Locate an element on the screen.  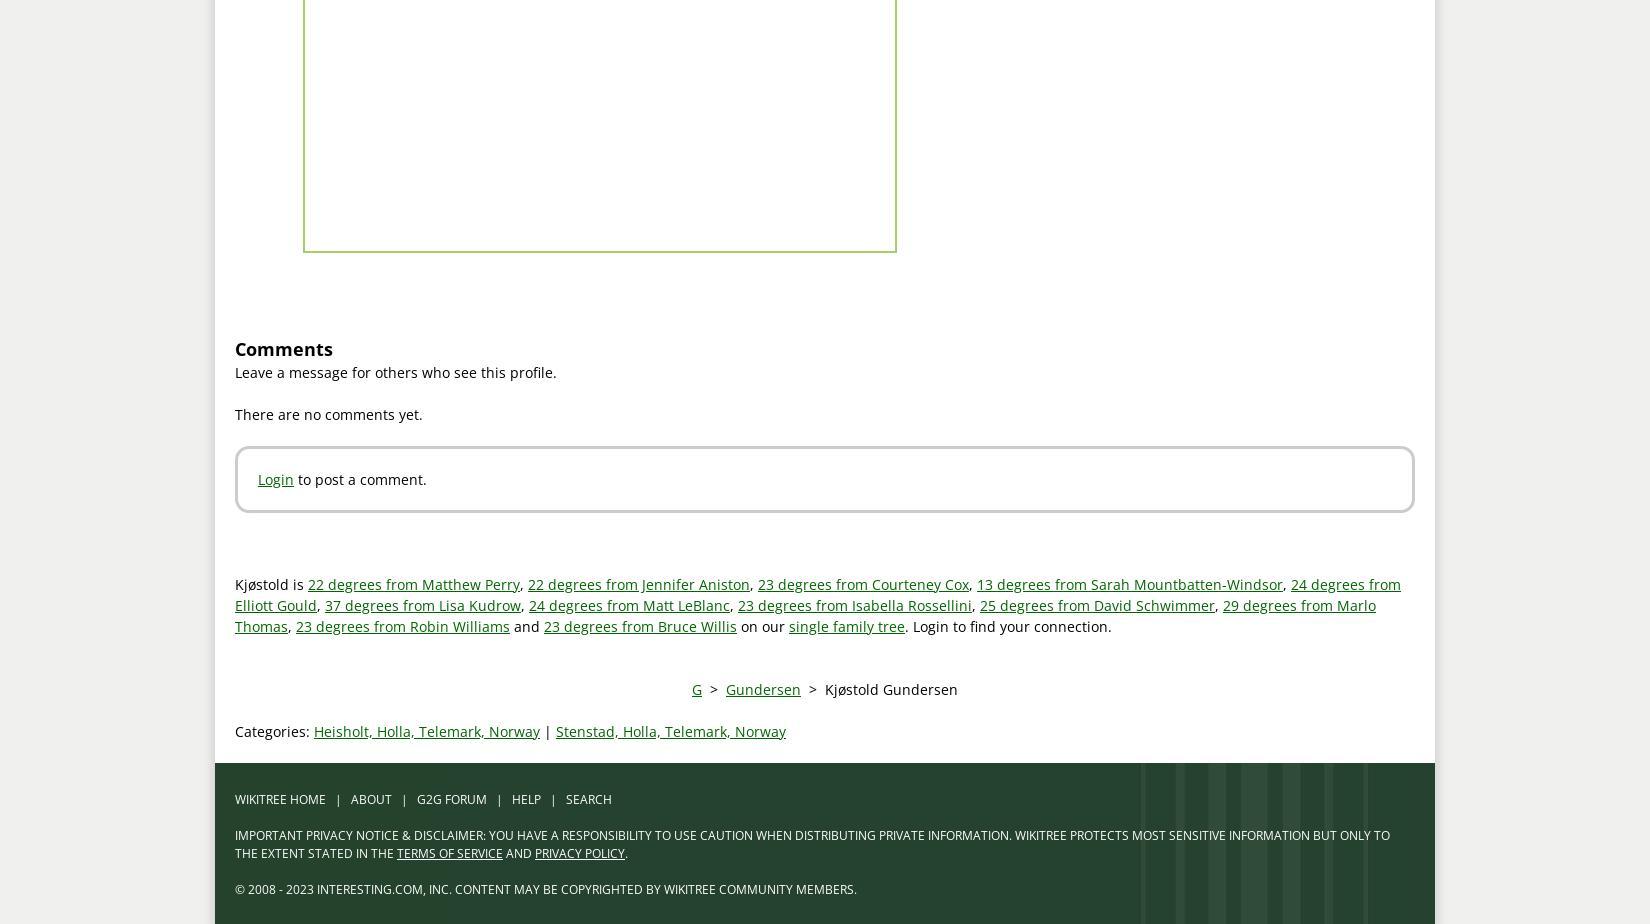
'Kjøstold is' is located at coordinates (271, 583).